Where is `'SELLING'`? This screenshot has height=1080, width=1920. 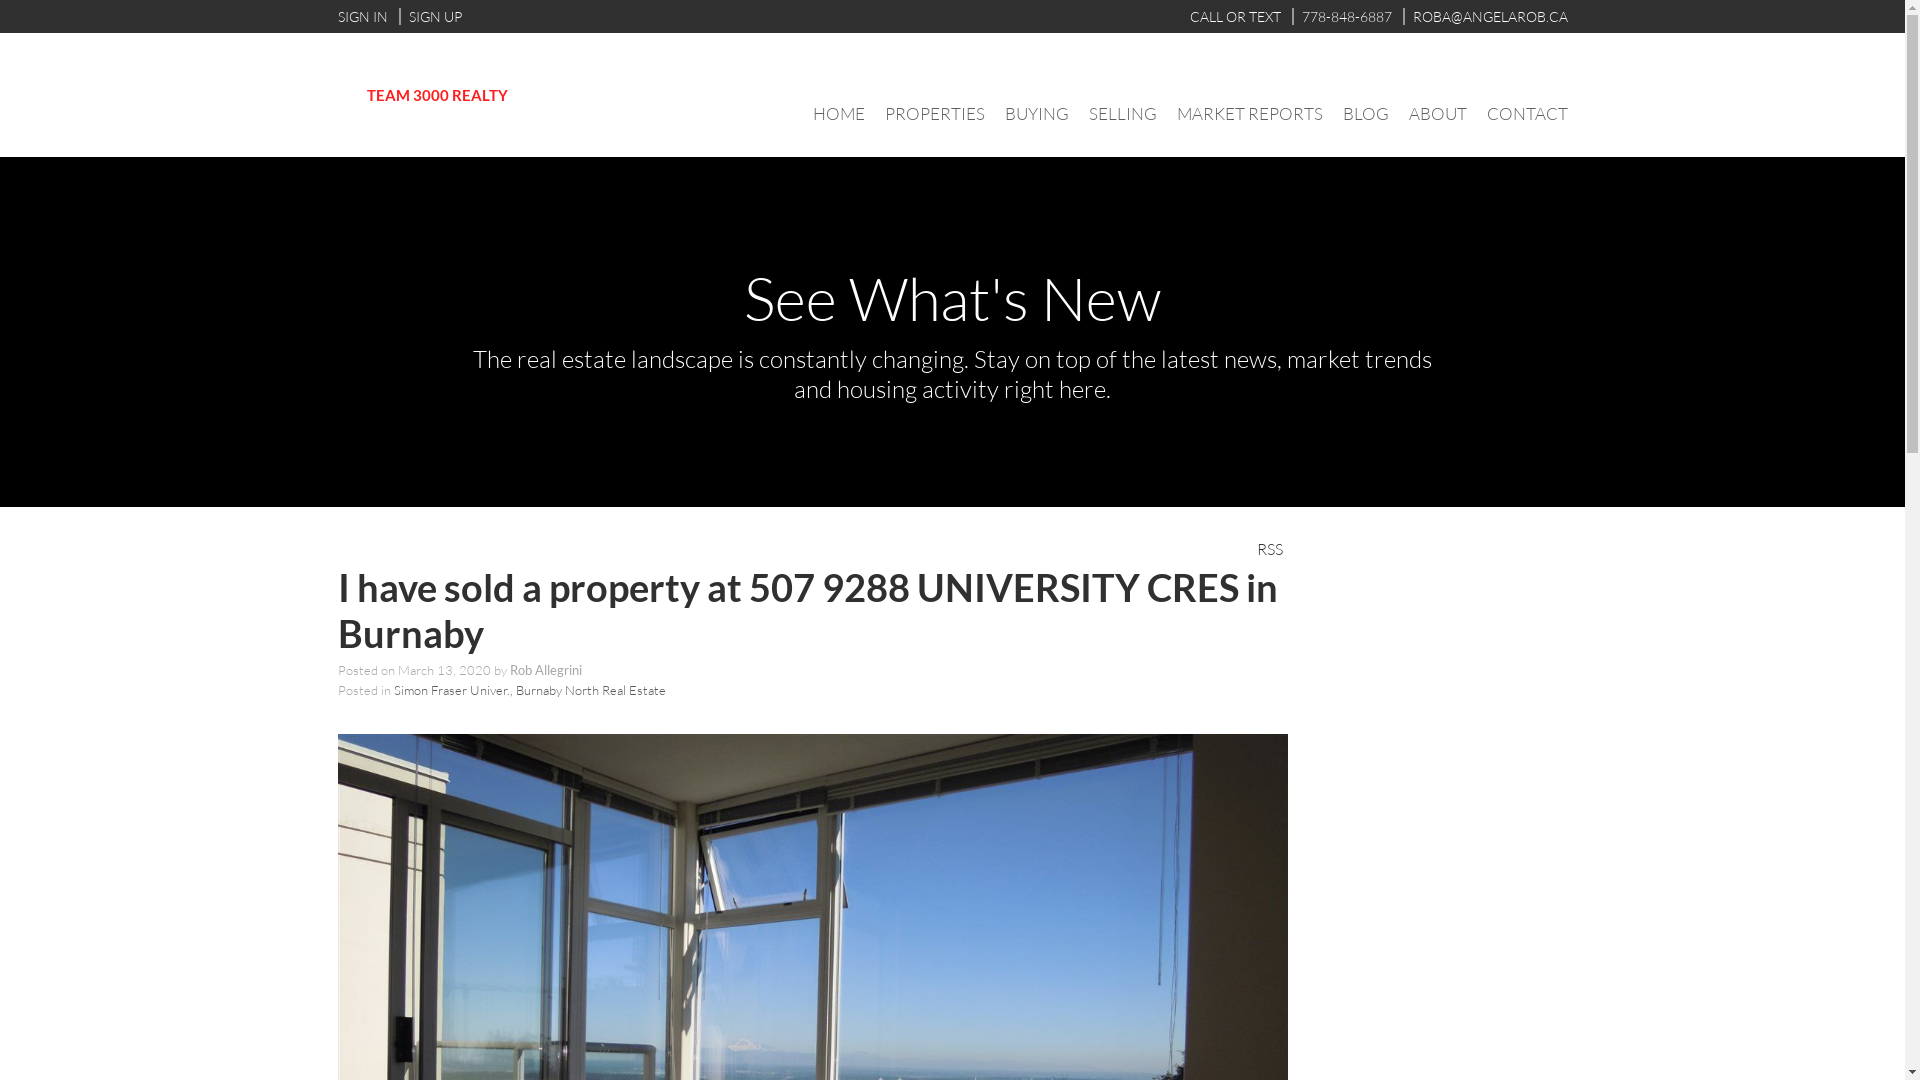 'SELLING' is located at coordinates (1122, 113).